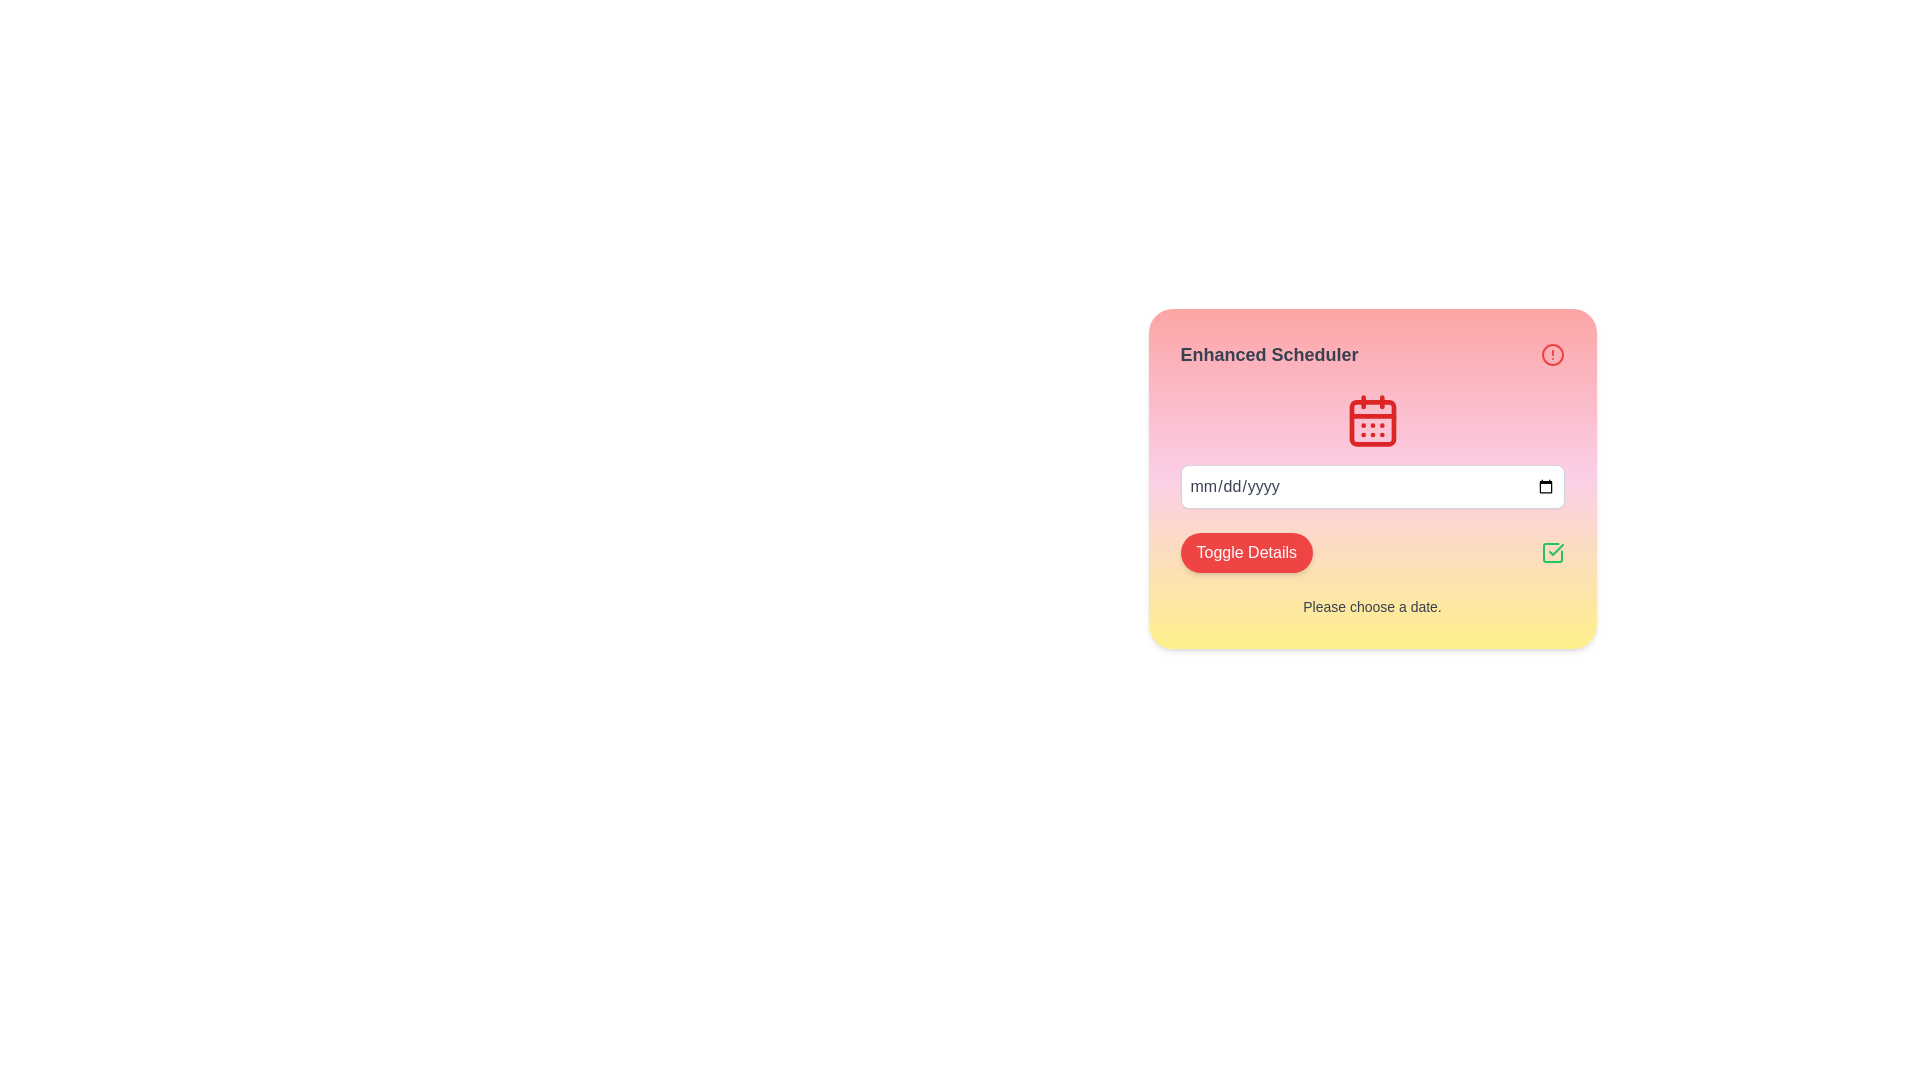  Describe the element at coordinates (1268, 353) in the screenshot. I see `the Static text label displaying 'Enhanced Scheduler' in bold gray font, located at the top-left corner of the card interface` at that location.